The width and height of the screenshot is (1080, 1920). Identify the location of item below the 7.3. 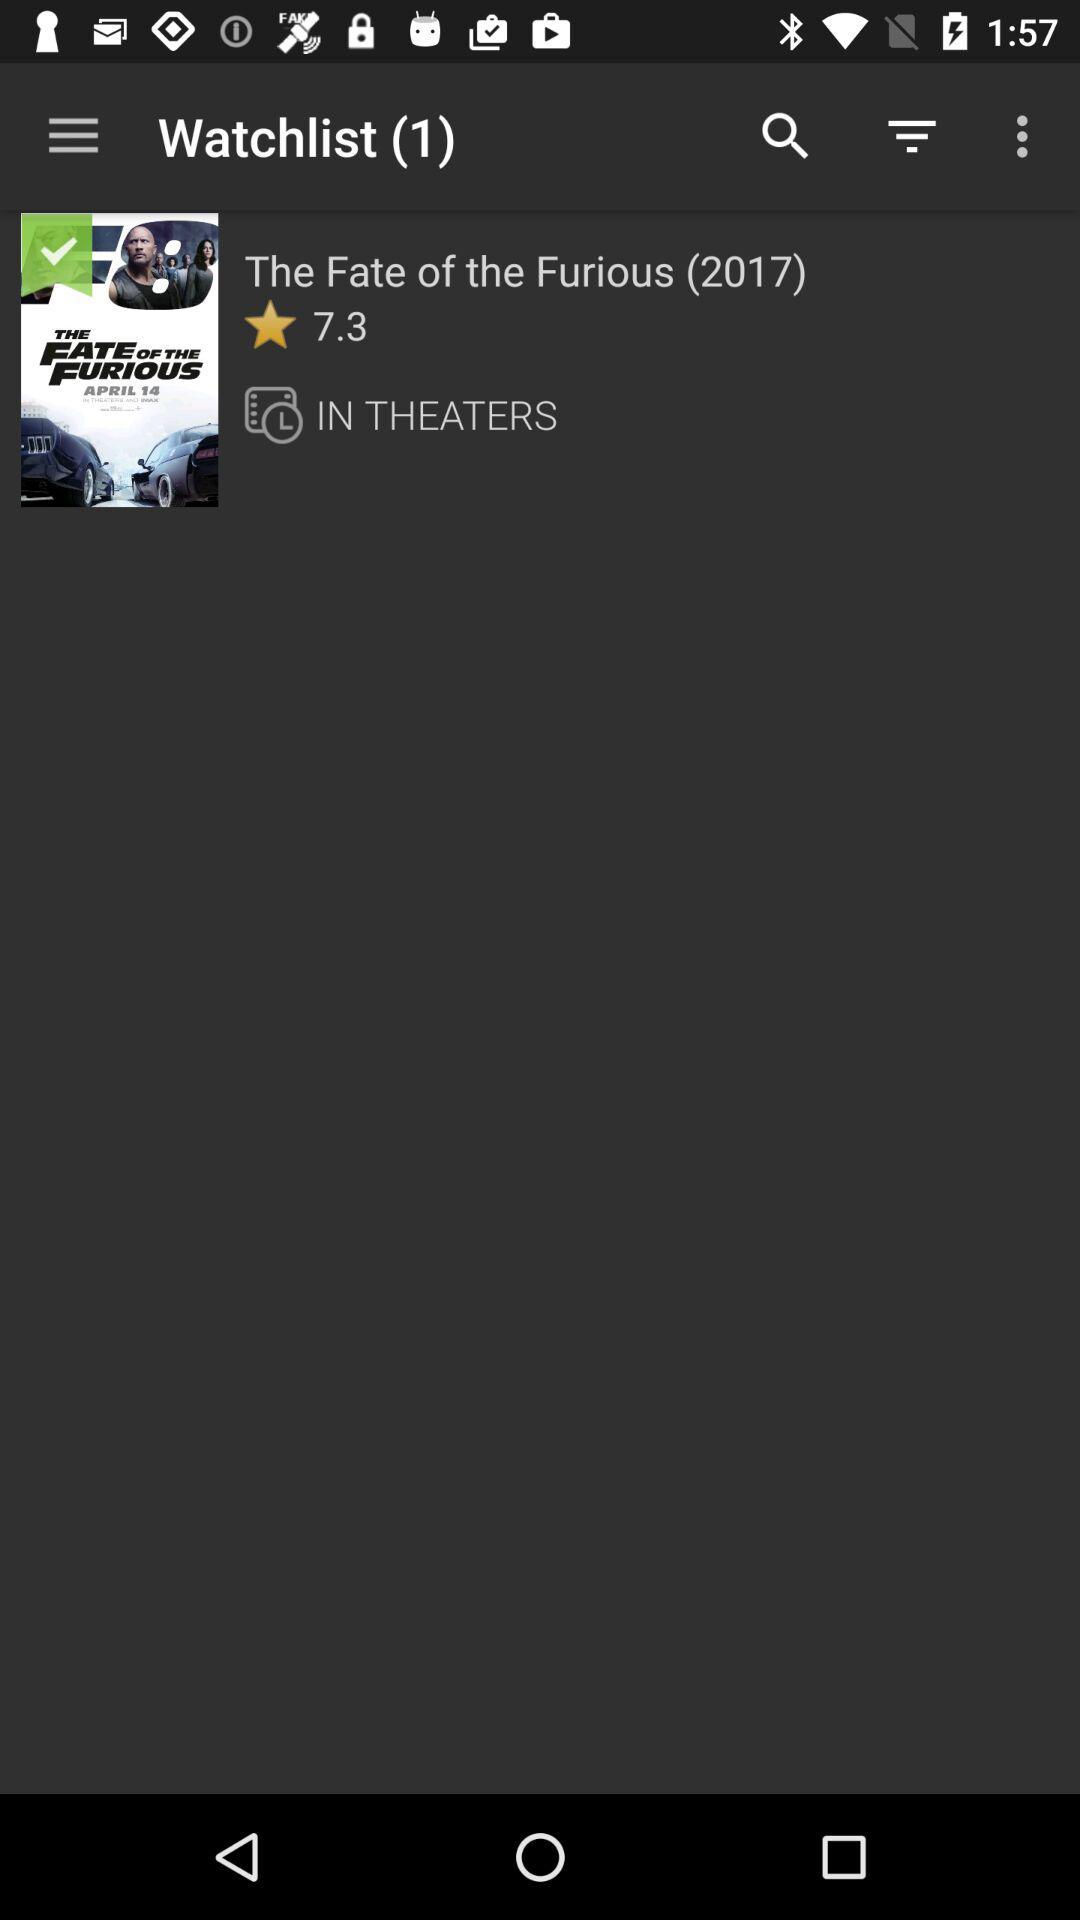
(435, 413).